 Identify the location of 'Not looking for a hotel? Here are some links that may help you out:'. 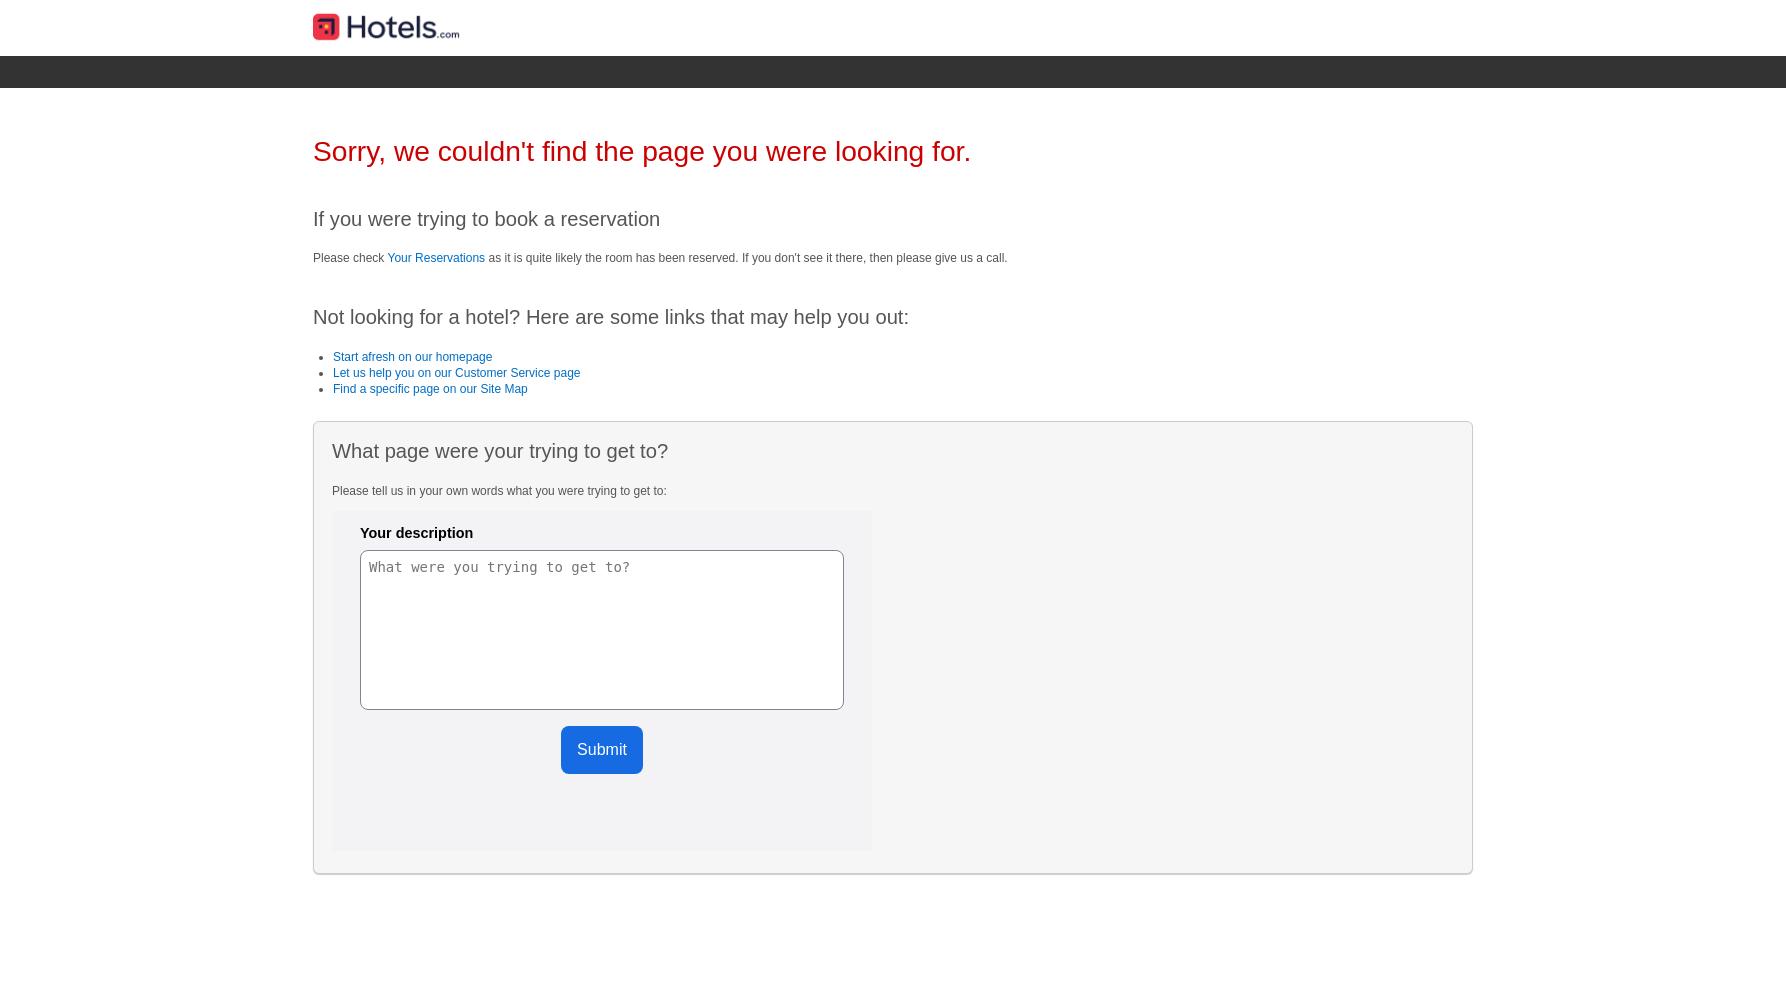
(313, 316).